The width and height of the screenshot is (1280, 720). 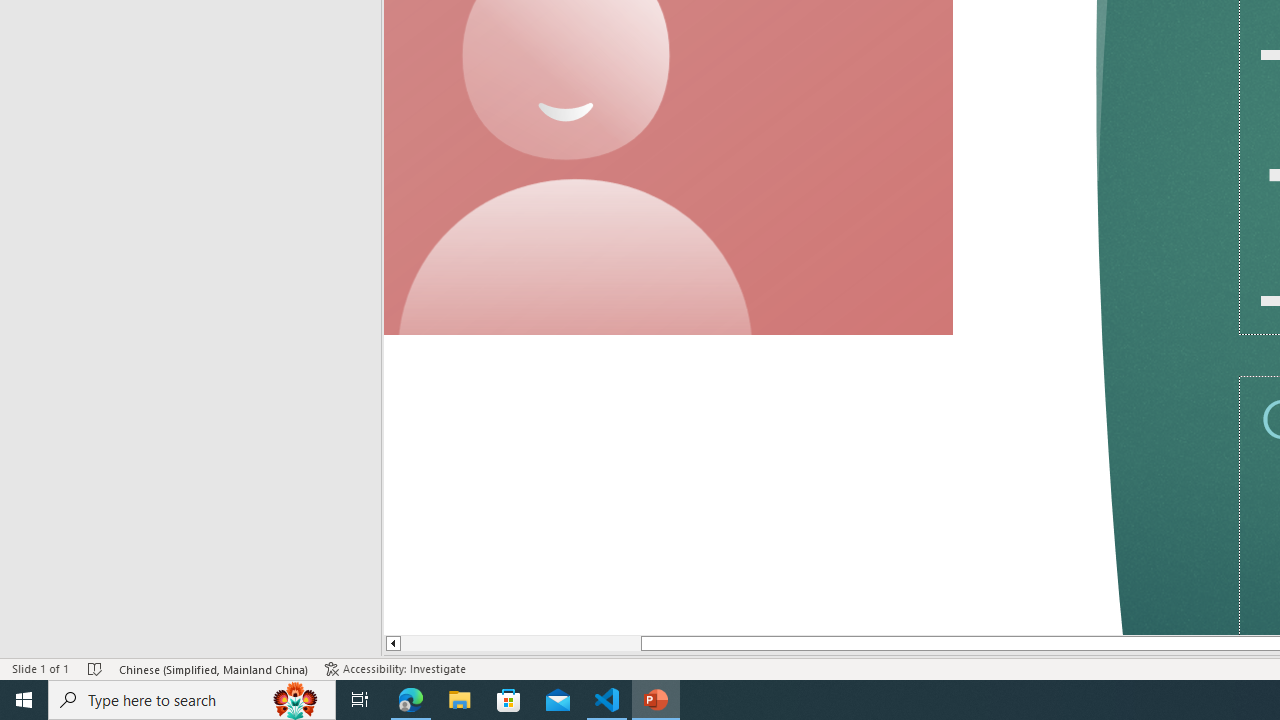 What do you see at coordinates (95, 669) in the screenshot?
I see `'Spell Check No Errors'` at bounding box center [95, 669].